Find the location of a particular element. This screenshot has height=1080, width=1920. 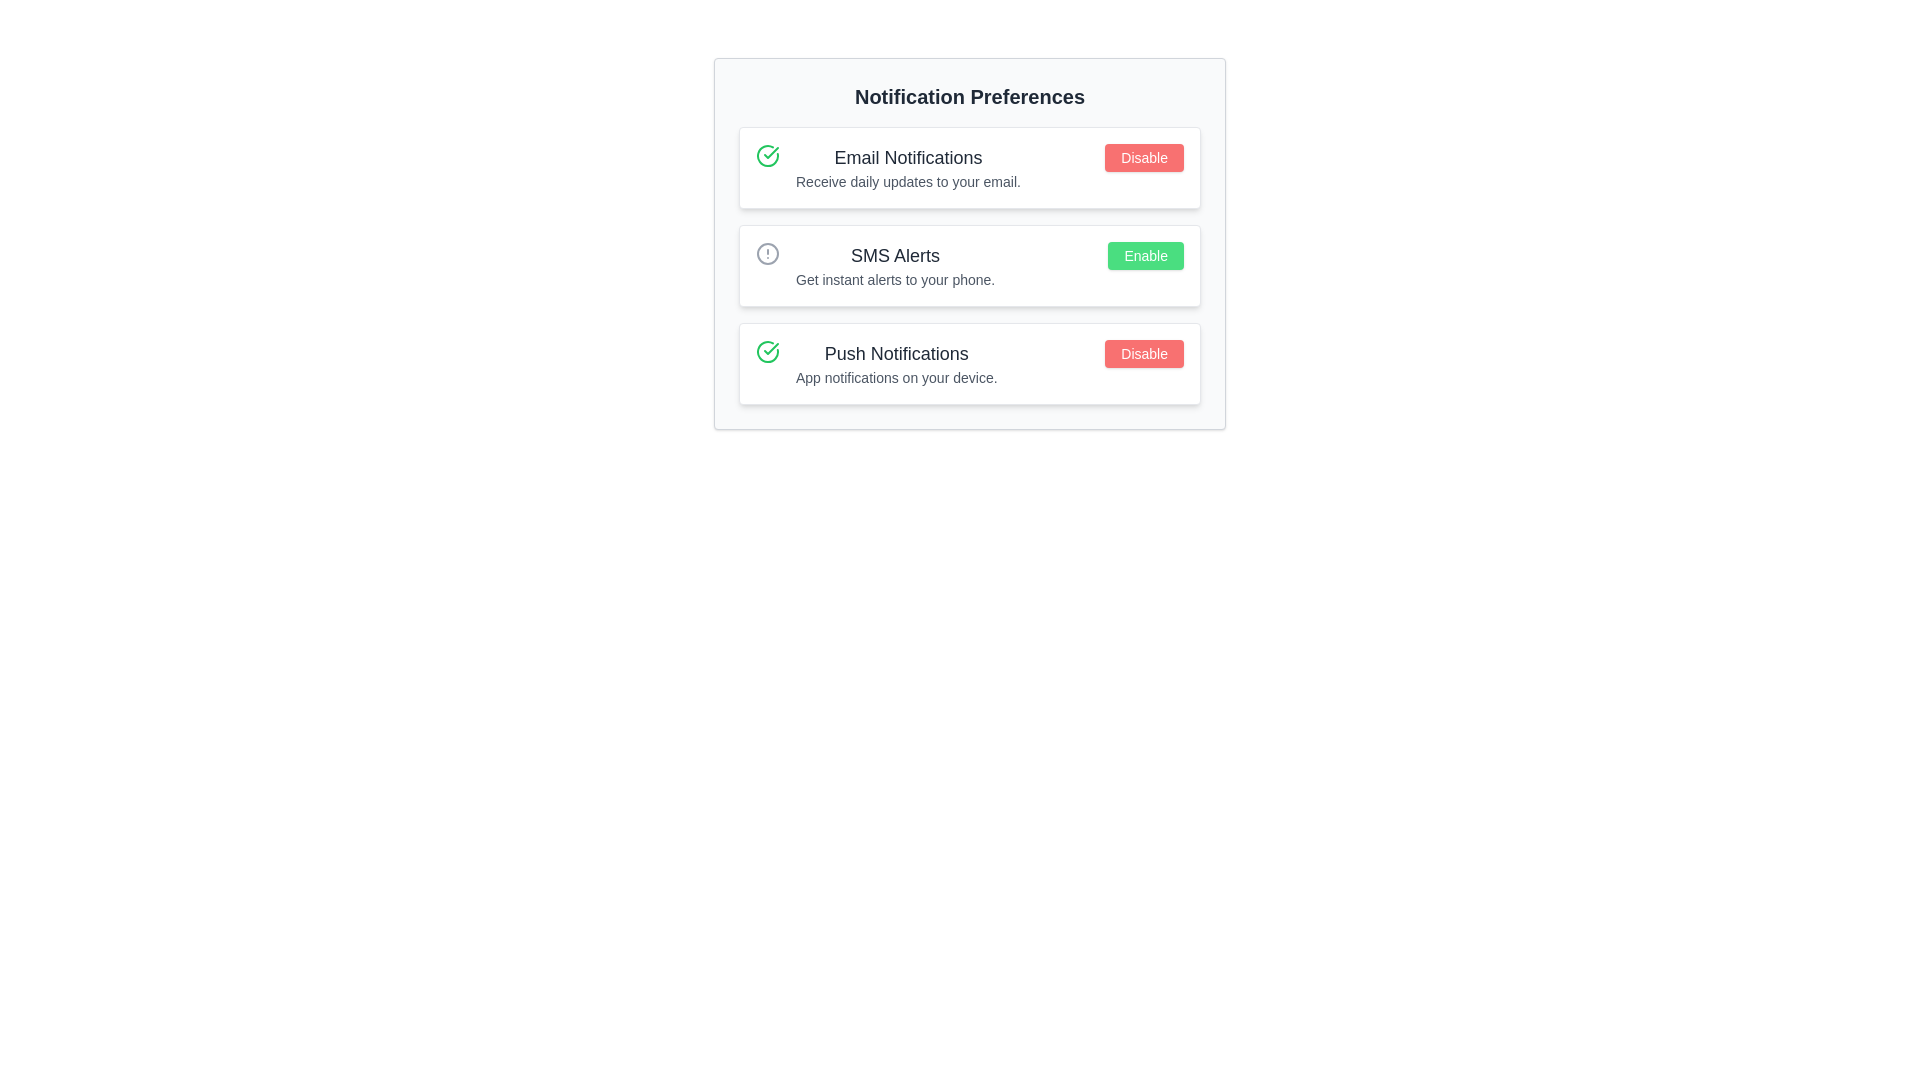

the inner circle of the rounded icon indicating attention for SMS Alerts, located to the left of the 'SMS Alerts' text in the second row of the notification options table is located at coordinates (767, 253).